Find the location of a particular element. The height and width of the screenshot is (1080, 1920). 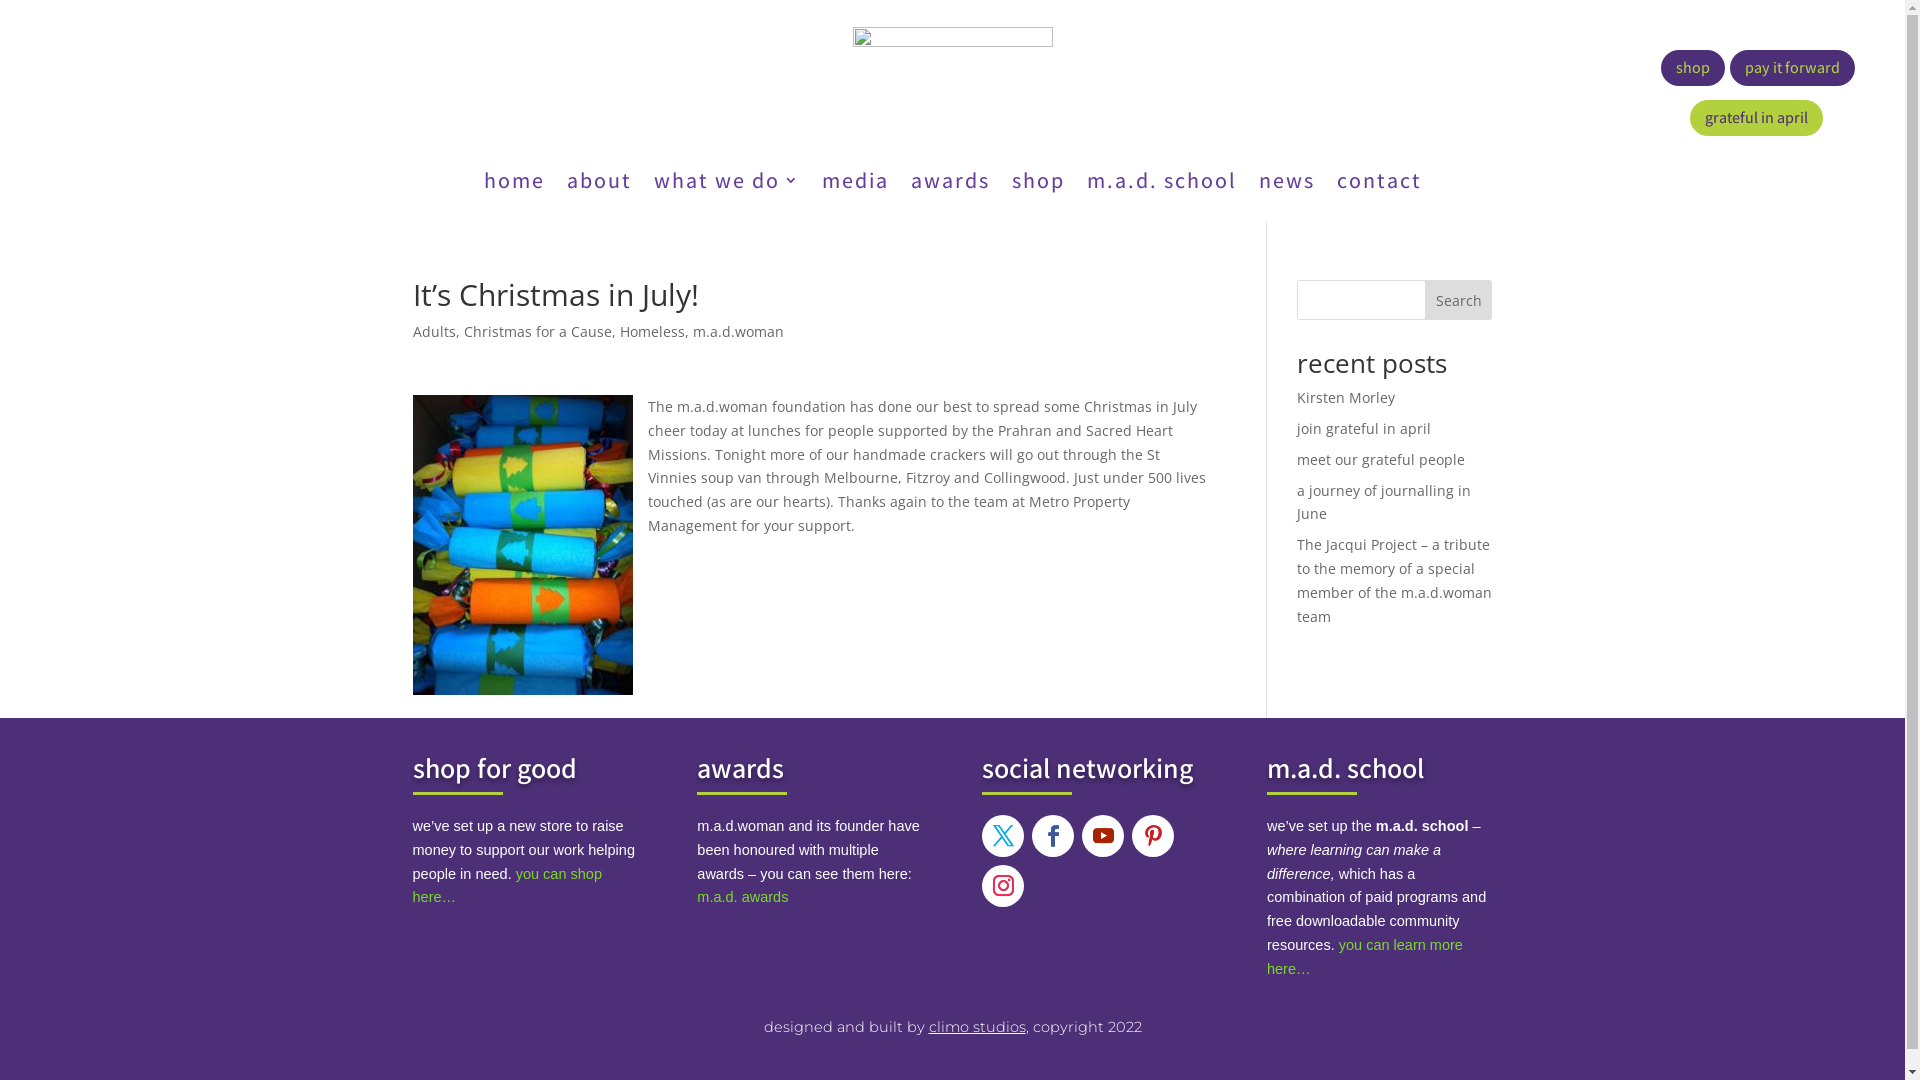

'xmas jul 2014' is located at coordinates (411, 544).